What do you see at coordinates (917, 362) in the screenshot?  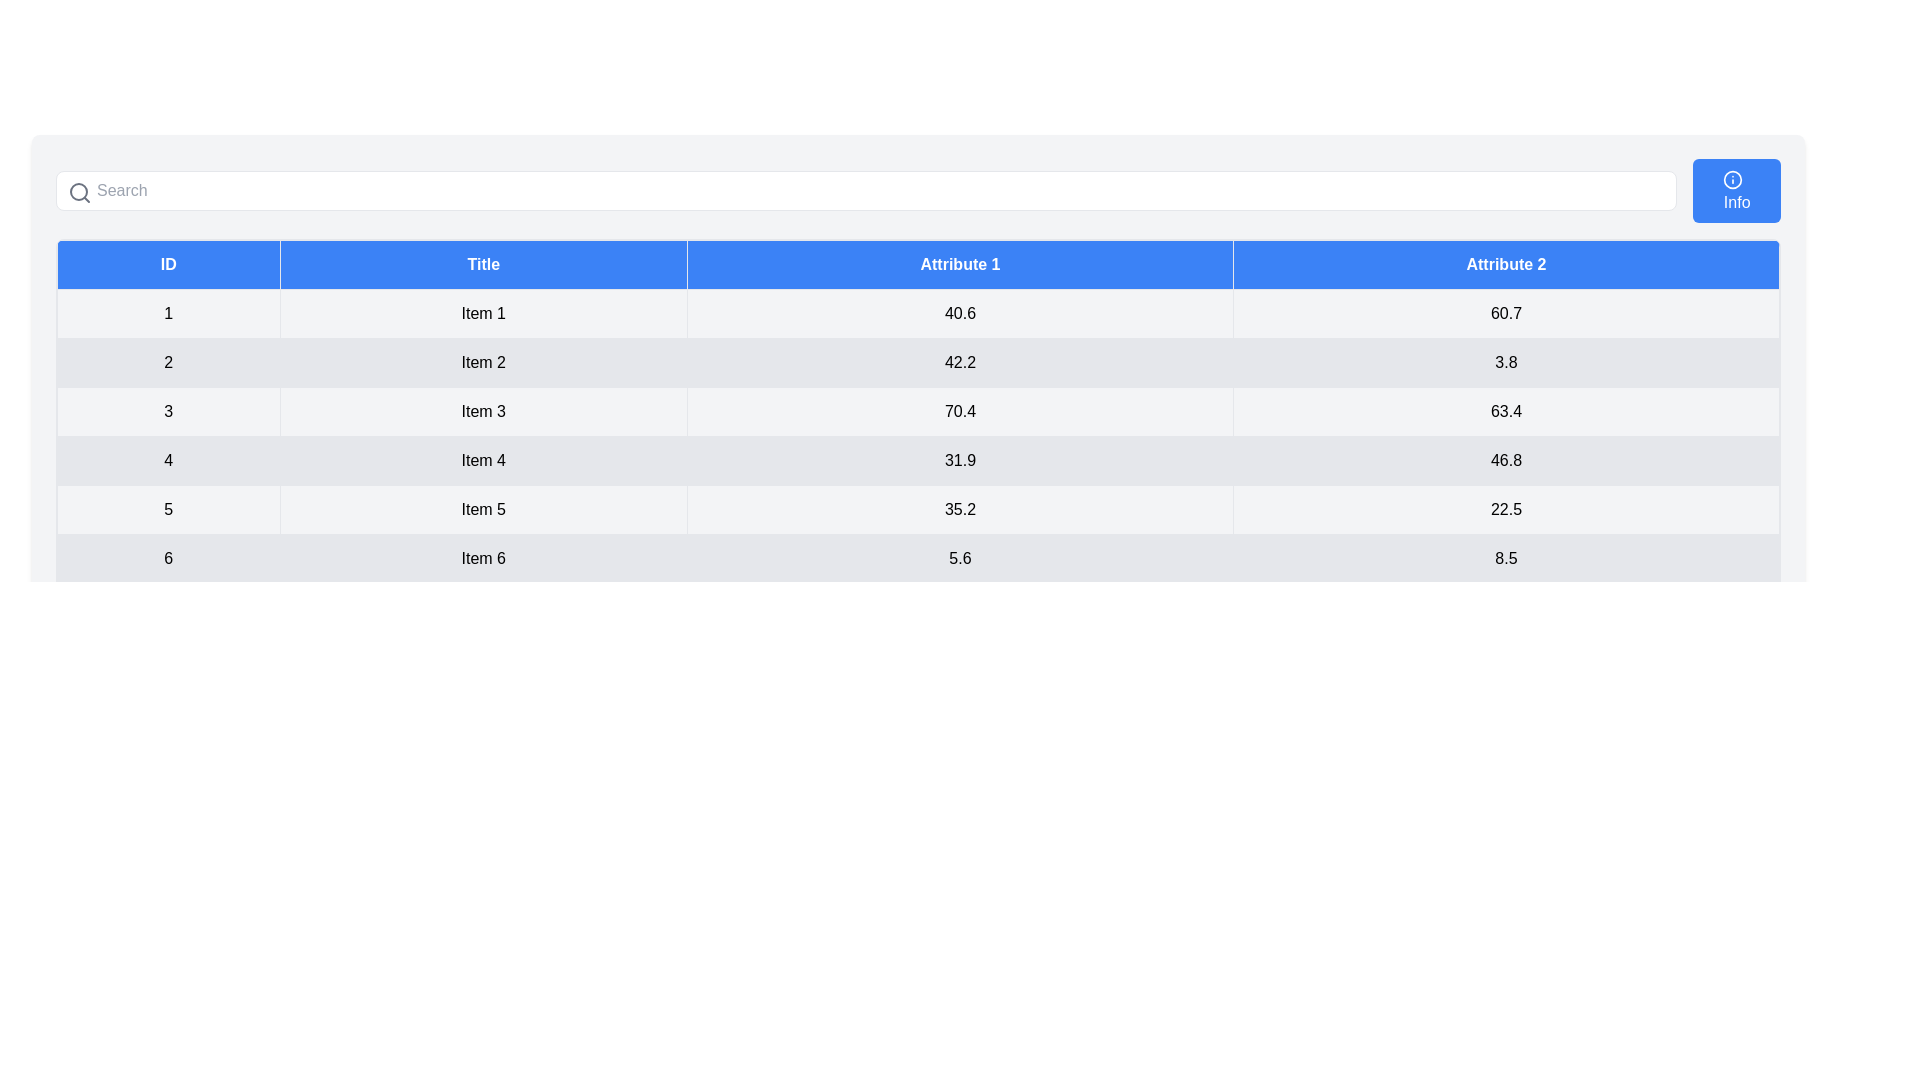 I see `the row corresponding to the ID 2 in the table` at bounding box center [917, 362].